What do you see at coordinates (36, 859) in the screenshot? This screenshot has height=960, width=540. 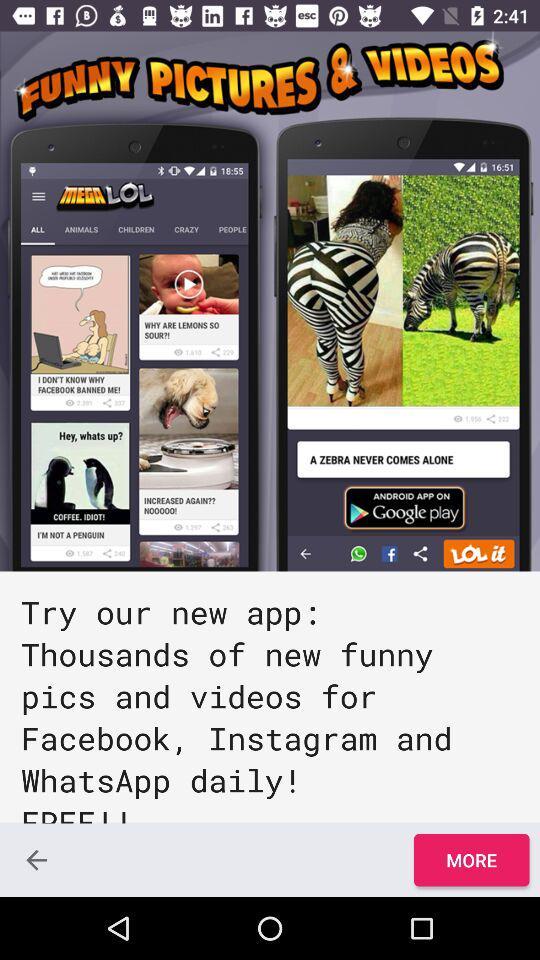 I see `the icon to the left of more item` at bounding box center [36, 859].